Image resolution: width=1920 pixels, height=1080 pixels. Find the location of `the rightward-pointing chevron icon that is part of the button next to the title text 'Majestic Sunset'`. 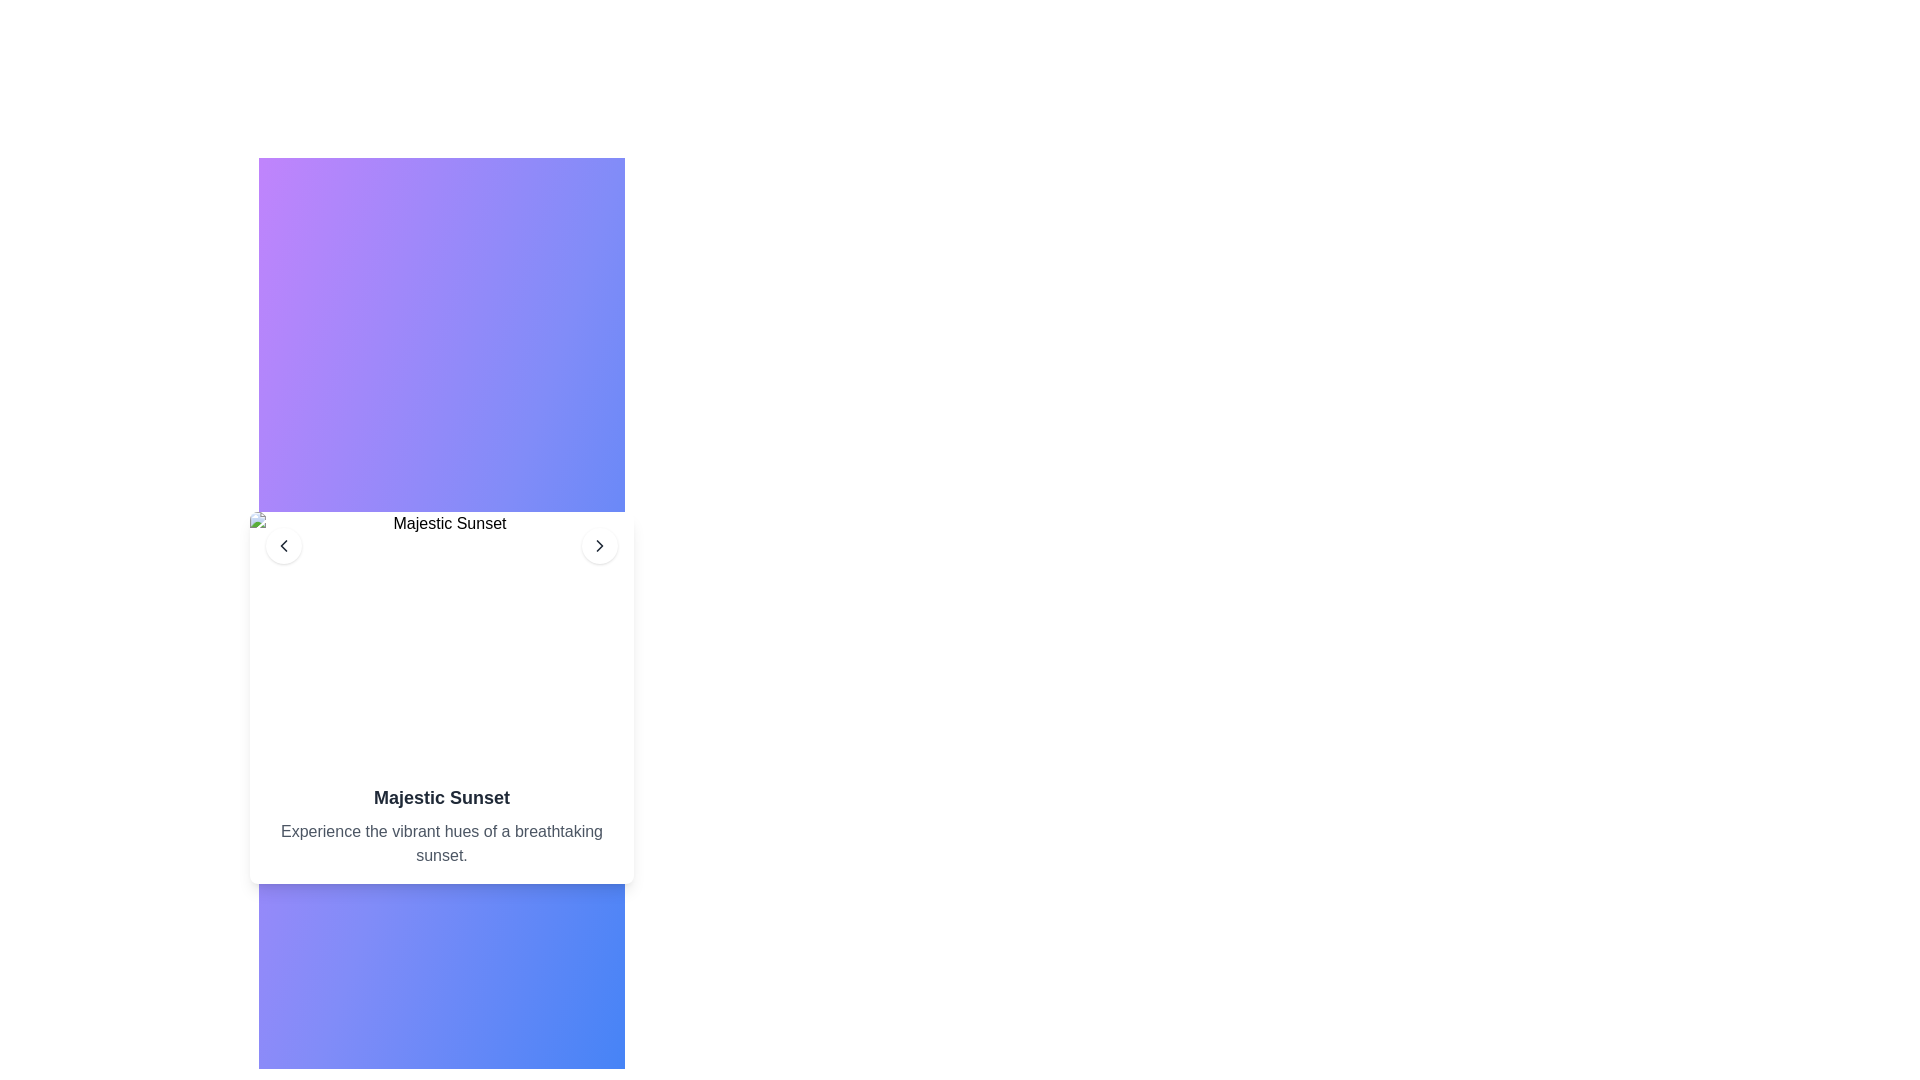

the rightward-pointing chevron icon that is part of the button next to the title text 'Majestic Sunset' is located at coordinates (599, 546).